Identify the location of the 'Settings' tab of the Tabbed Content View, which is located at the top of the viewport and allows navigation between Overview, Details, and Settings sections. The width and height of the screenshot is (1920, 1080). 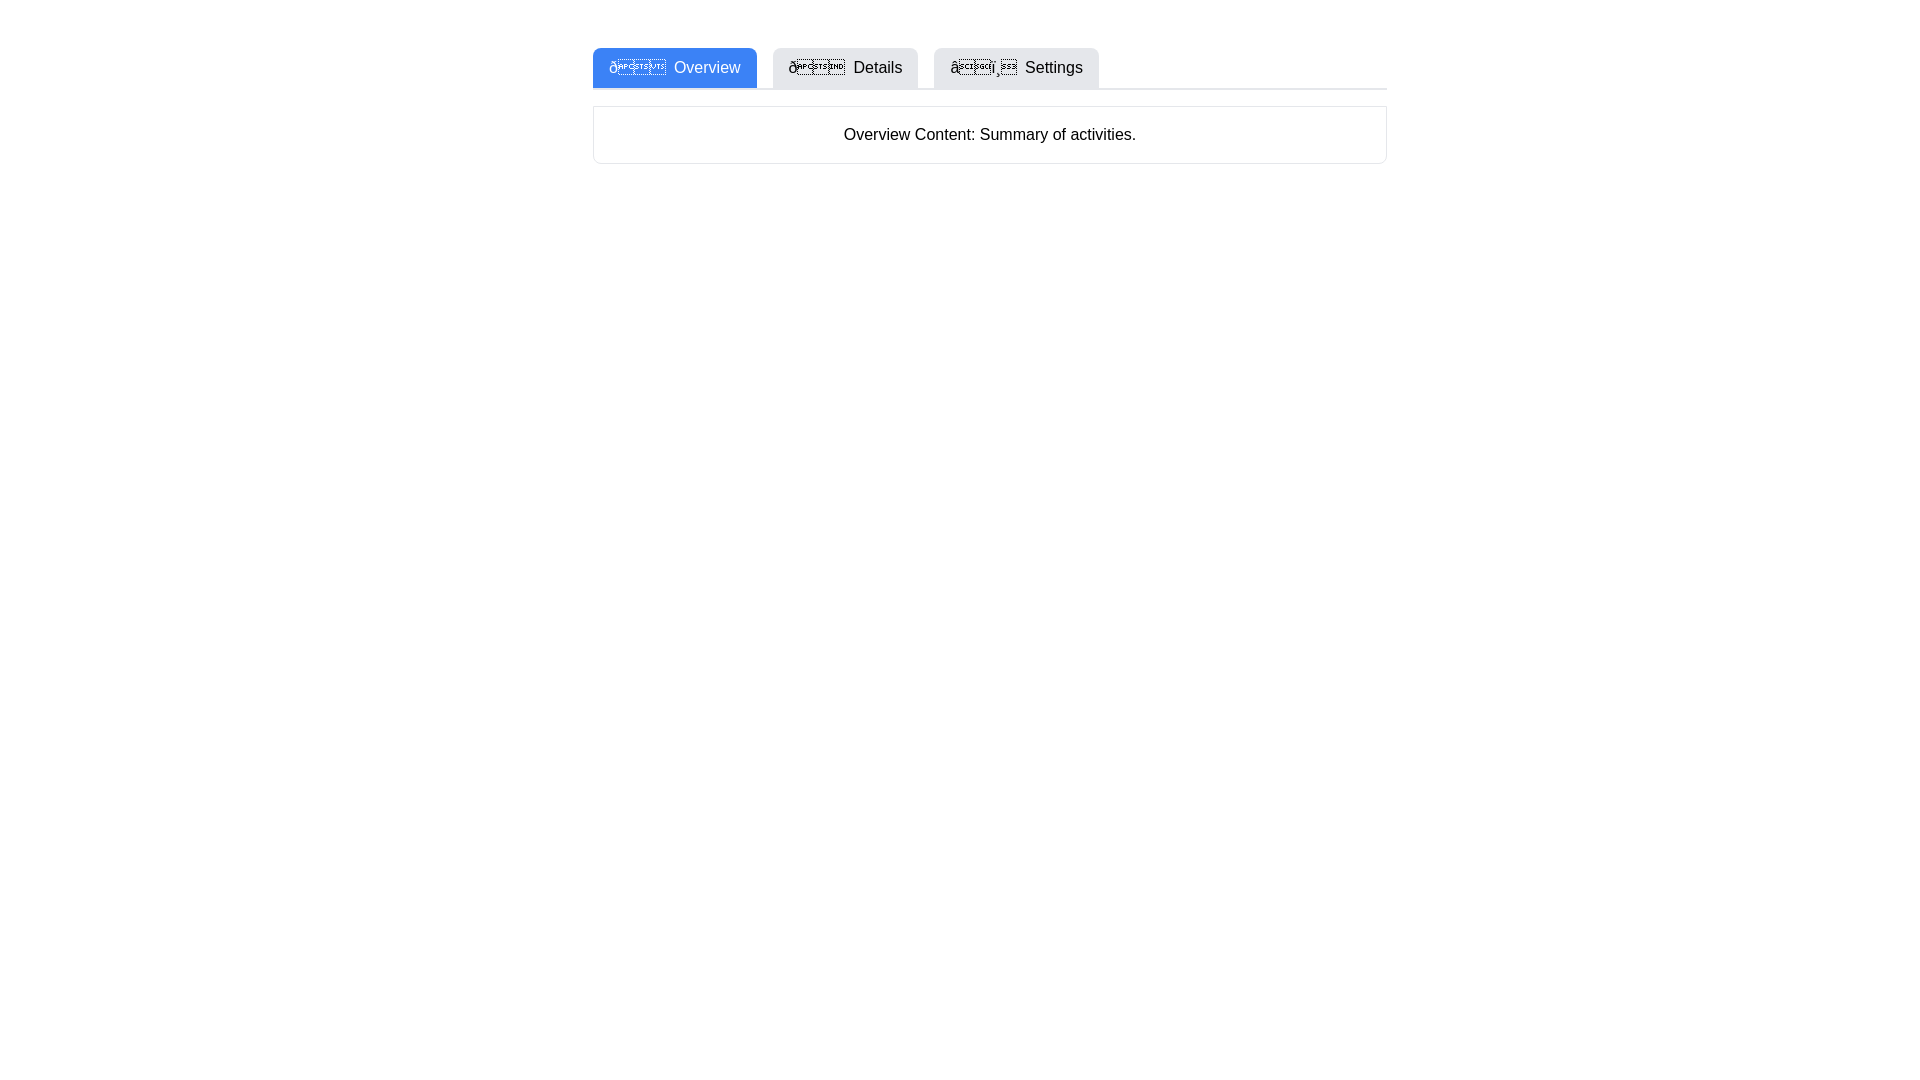
(989, 105).